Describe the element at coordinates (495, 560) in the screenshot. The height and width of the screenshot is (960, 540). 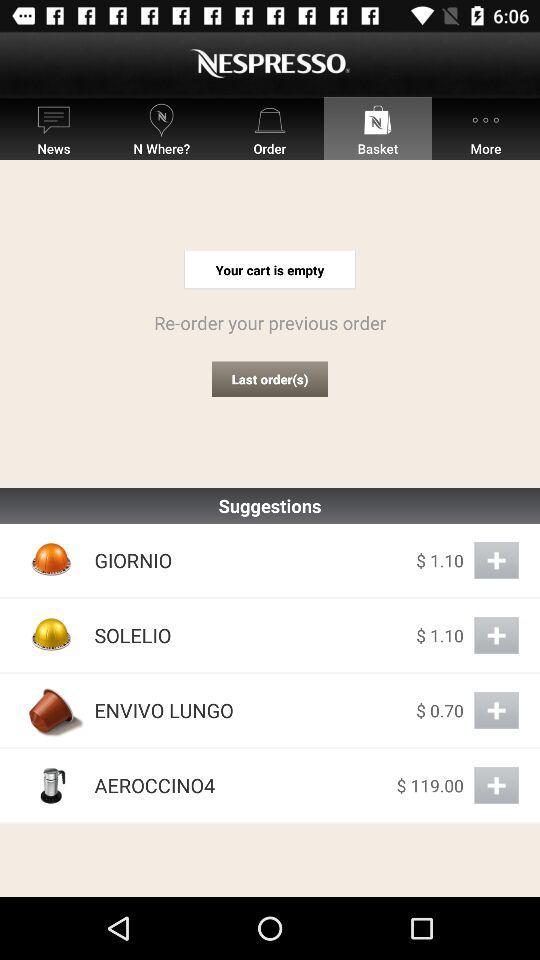
I see `the button which is right to giornio` at that location.